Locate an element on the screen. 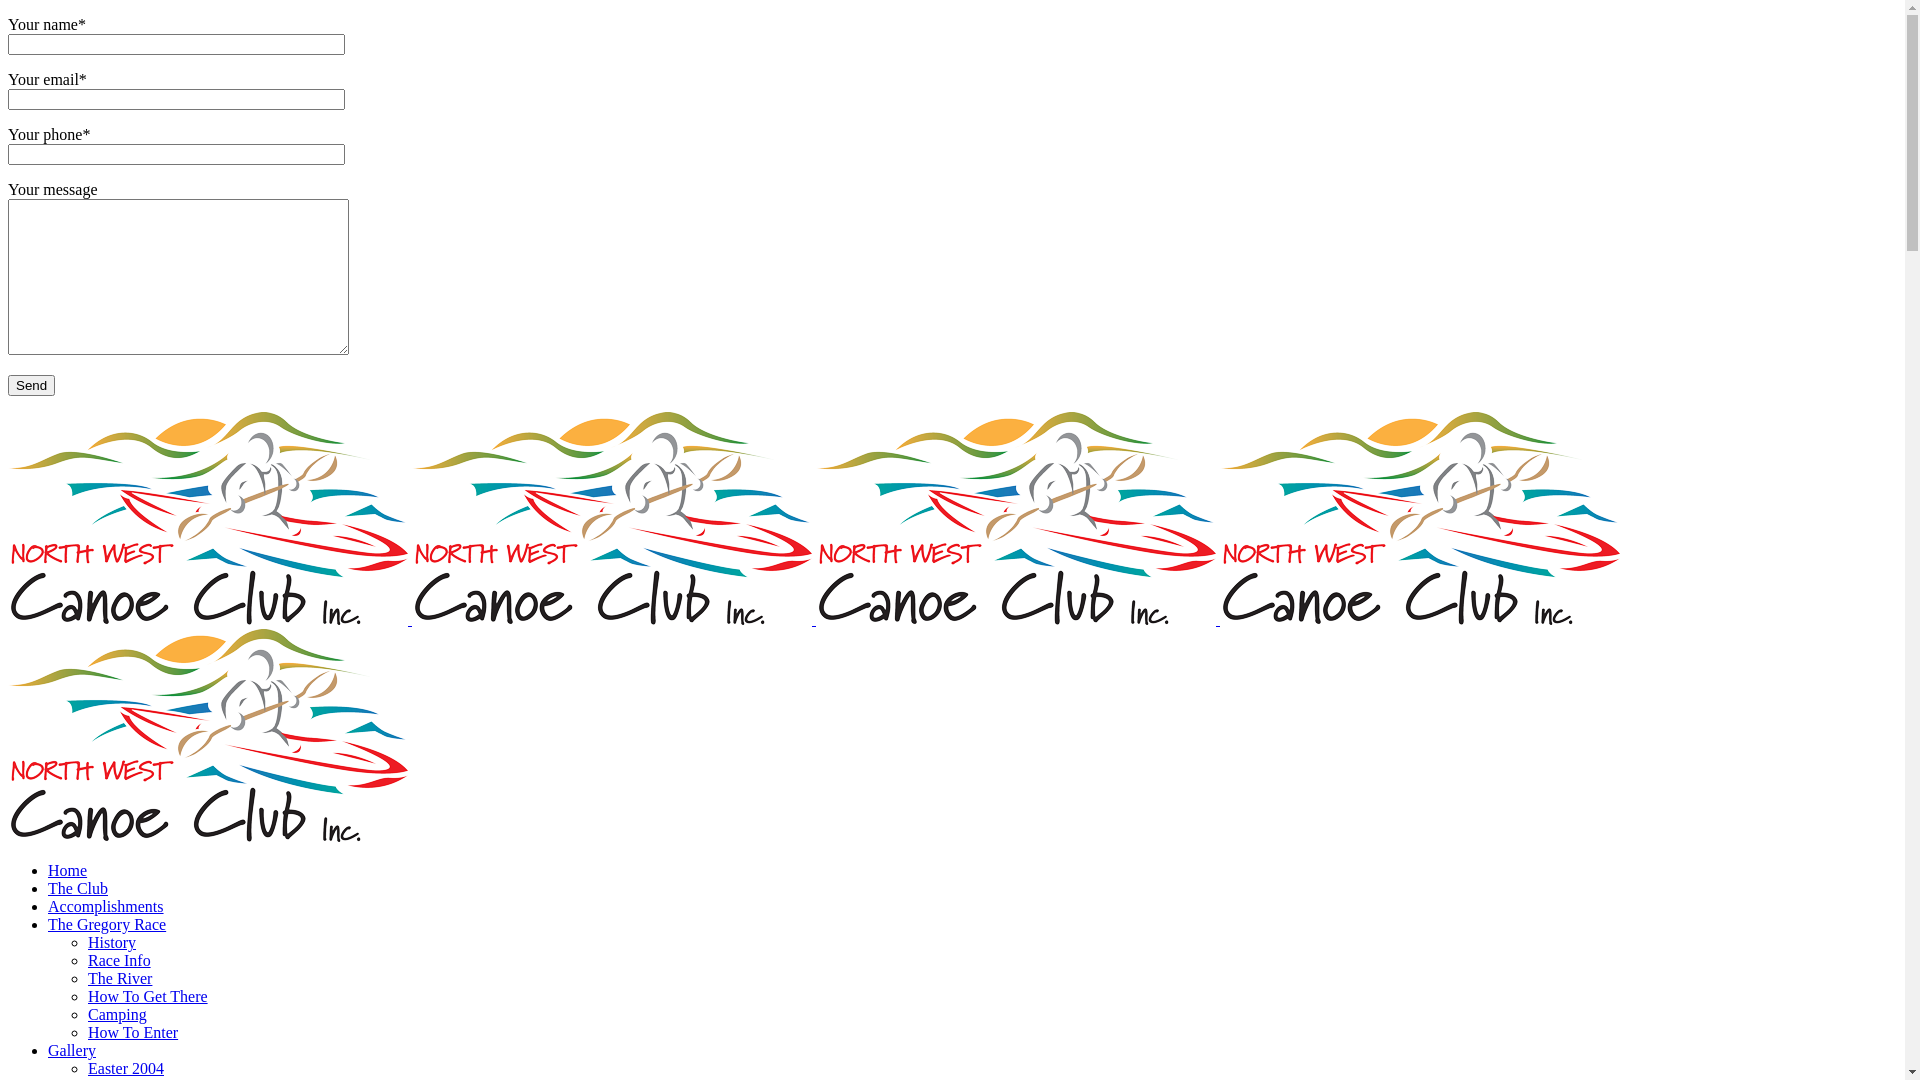 The width and height of the screenshot is (1920, 1080). 'Easter 2004' is located at coordinates (86, 1067).